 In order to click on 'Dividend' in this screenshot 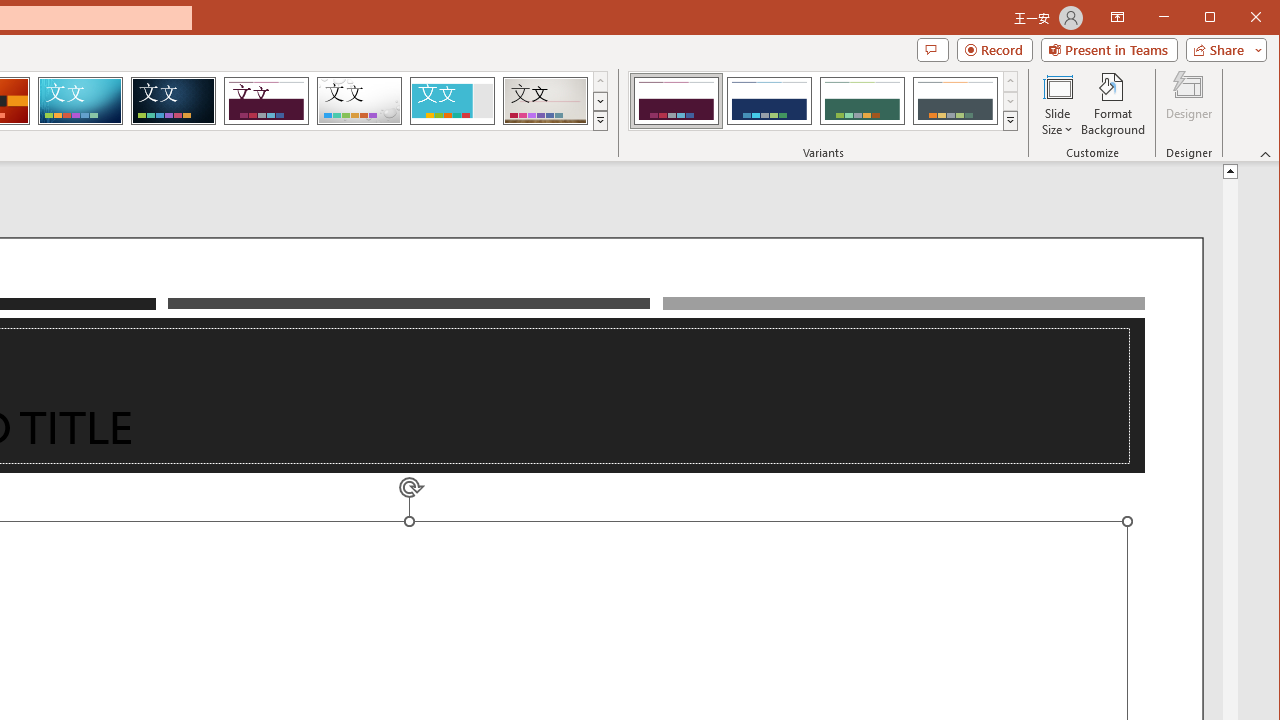, I will do `click(265, 100)`.